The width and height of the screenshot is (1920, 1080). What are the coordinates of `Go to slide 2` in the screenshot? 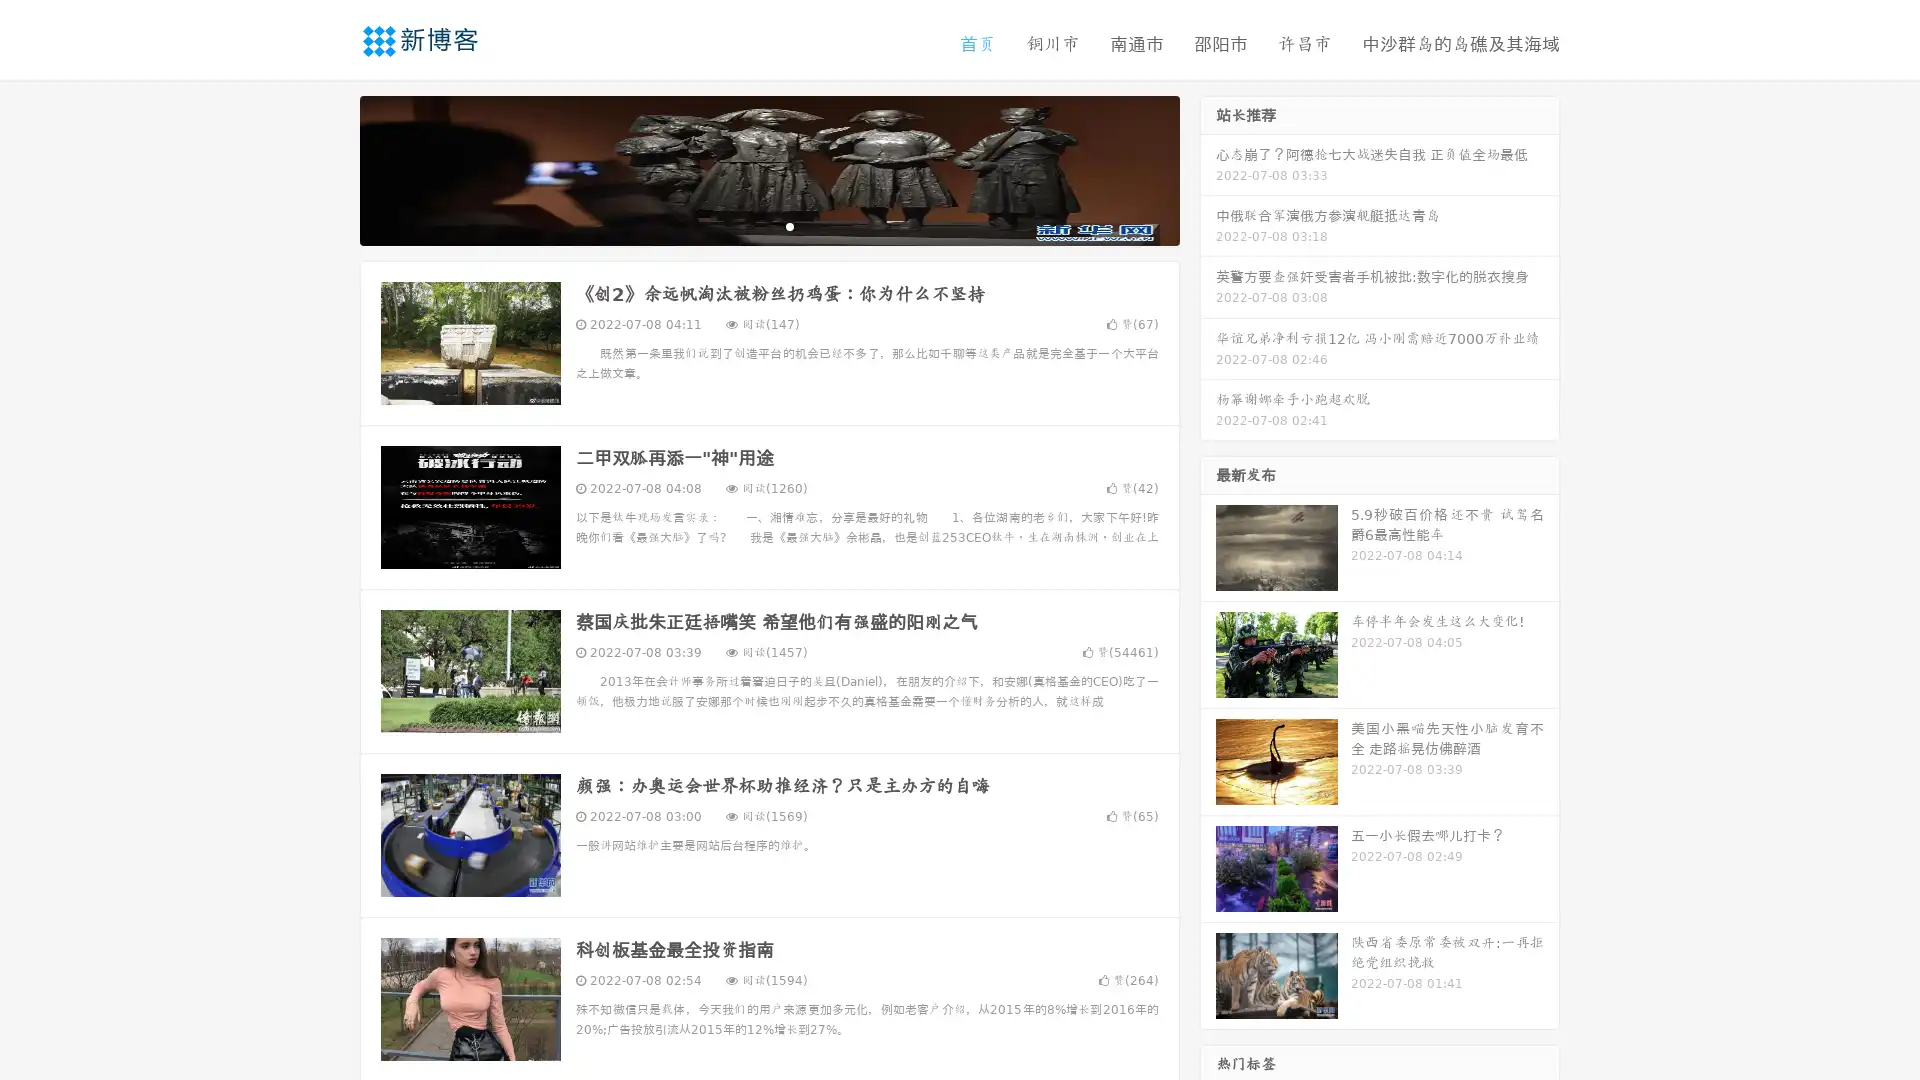 It's located at (768, 225).